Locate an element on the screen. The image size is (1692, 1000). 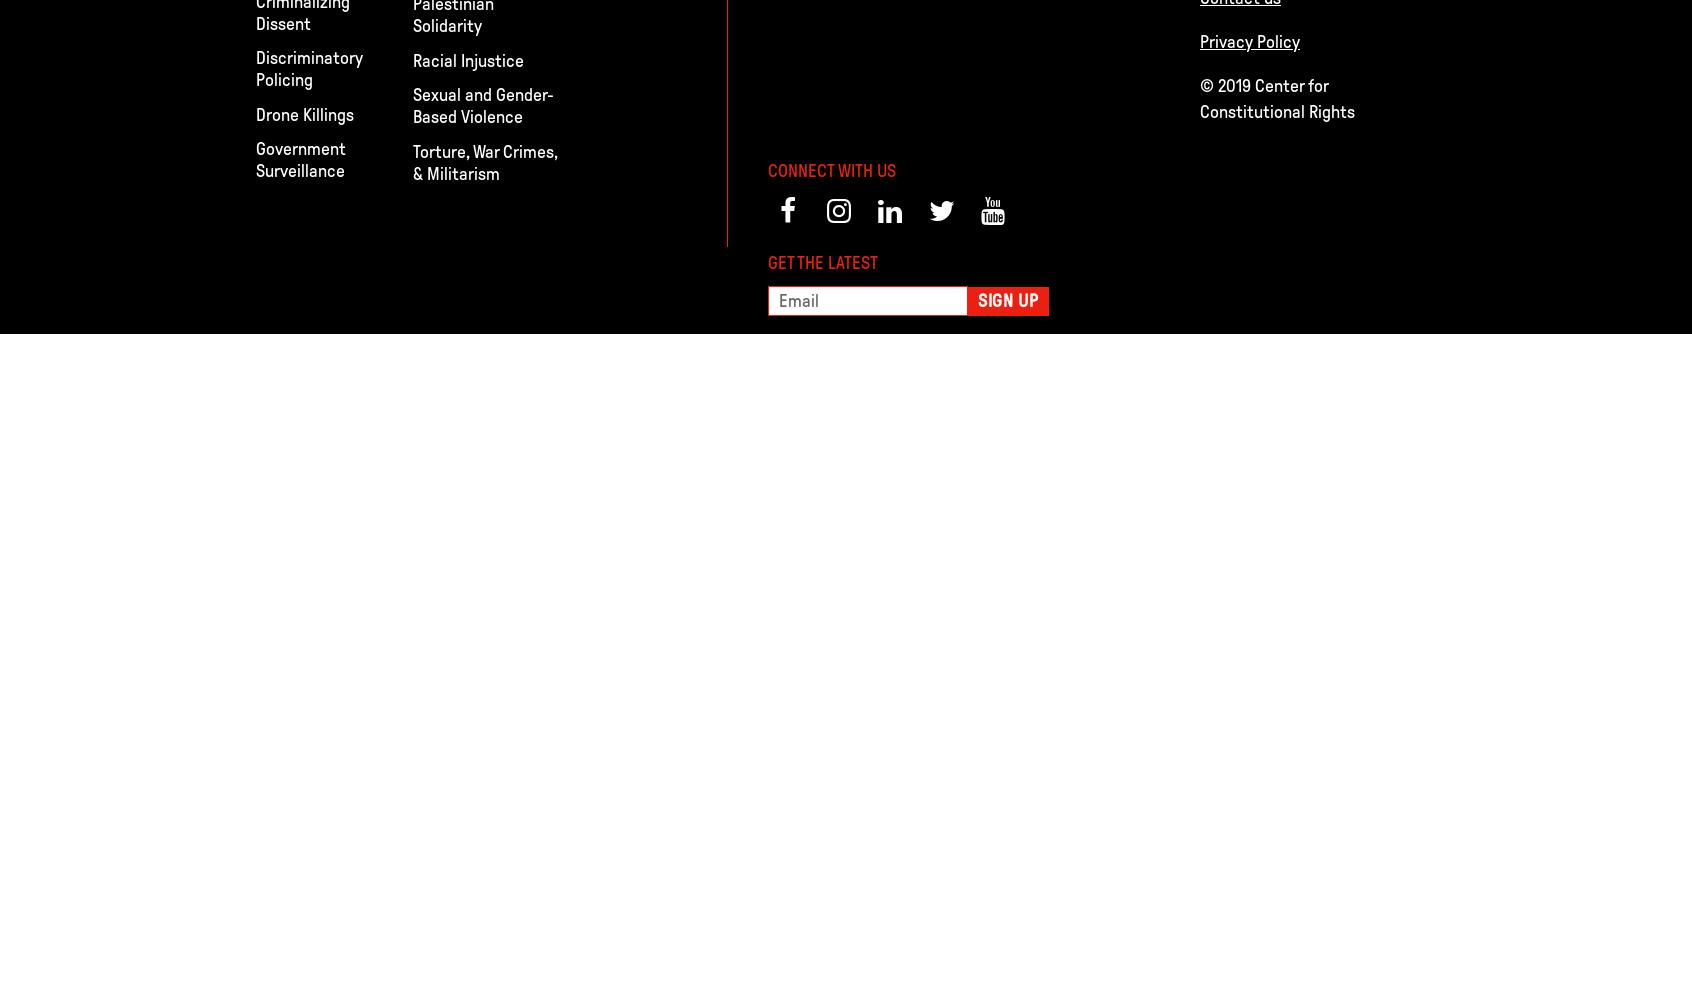
'© 2019 Center for Constitutional Rights' is located at coordinates (1276, 97).